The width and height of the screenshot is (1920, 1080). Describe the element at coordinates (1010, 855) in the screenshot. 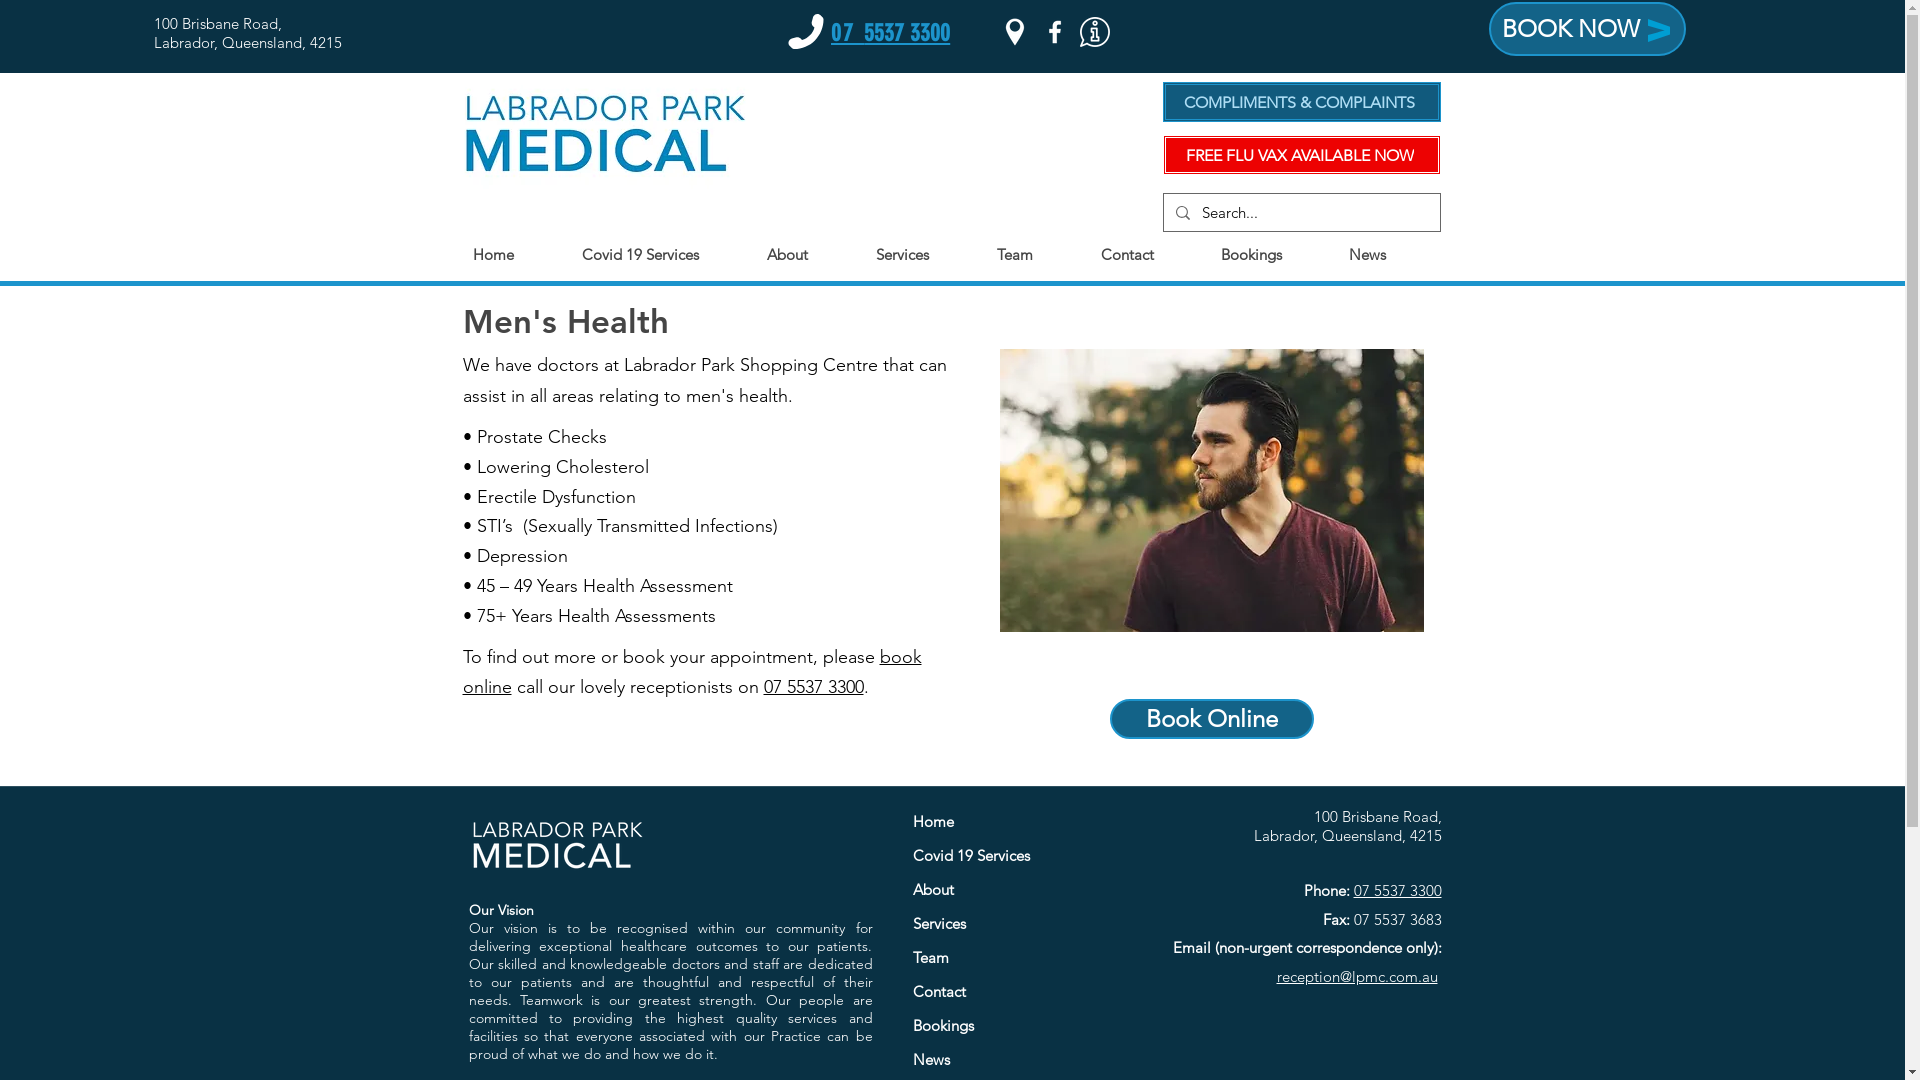

I see `'Covid 19 Services'` at that location.